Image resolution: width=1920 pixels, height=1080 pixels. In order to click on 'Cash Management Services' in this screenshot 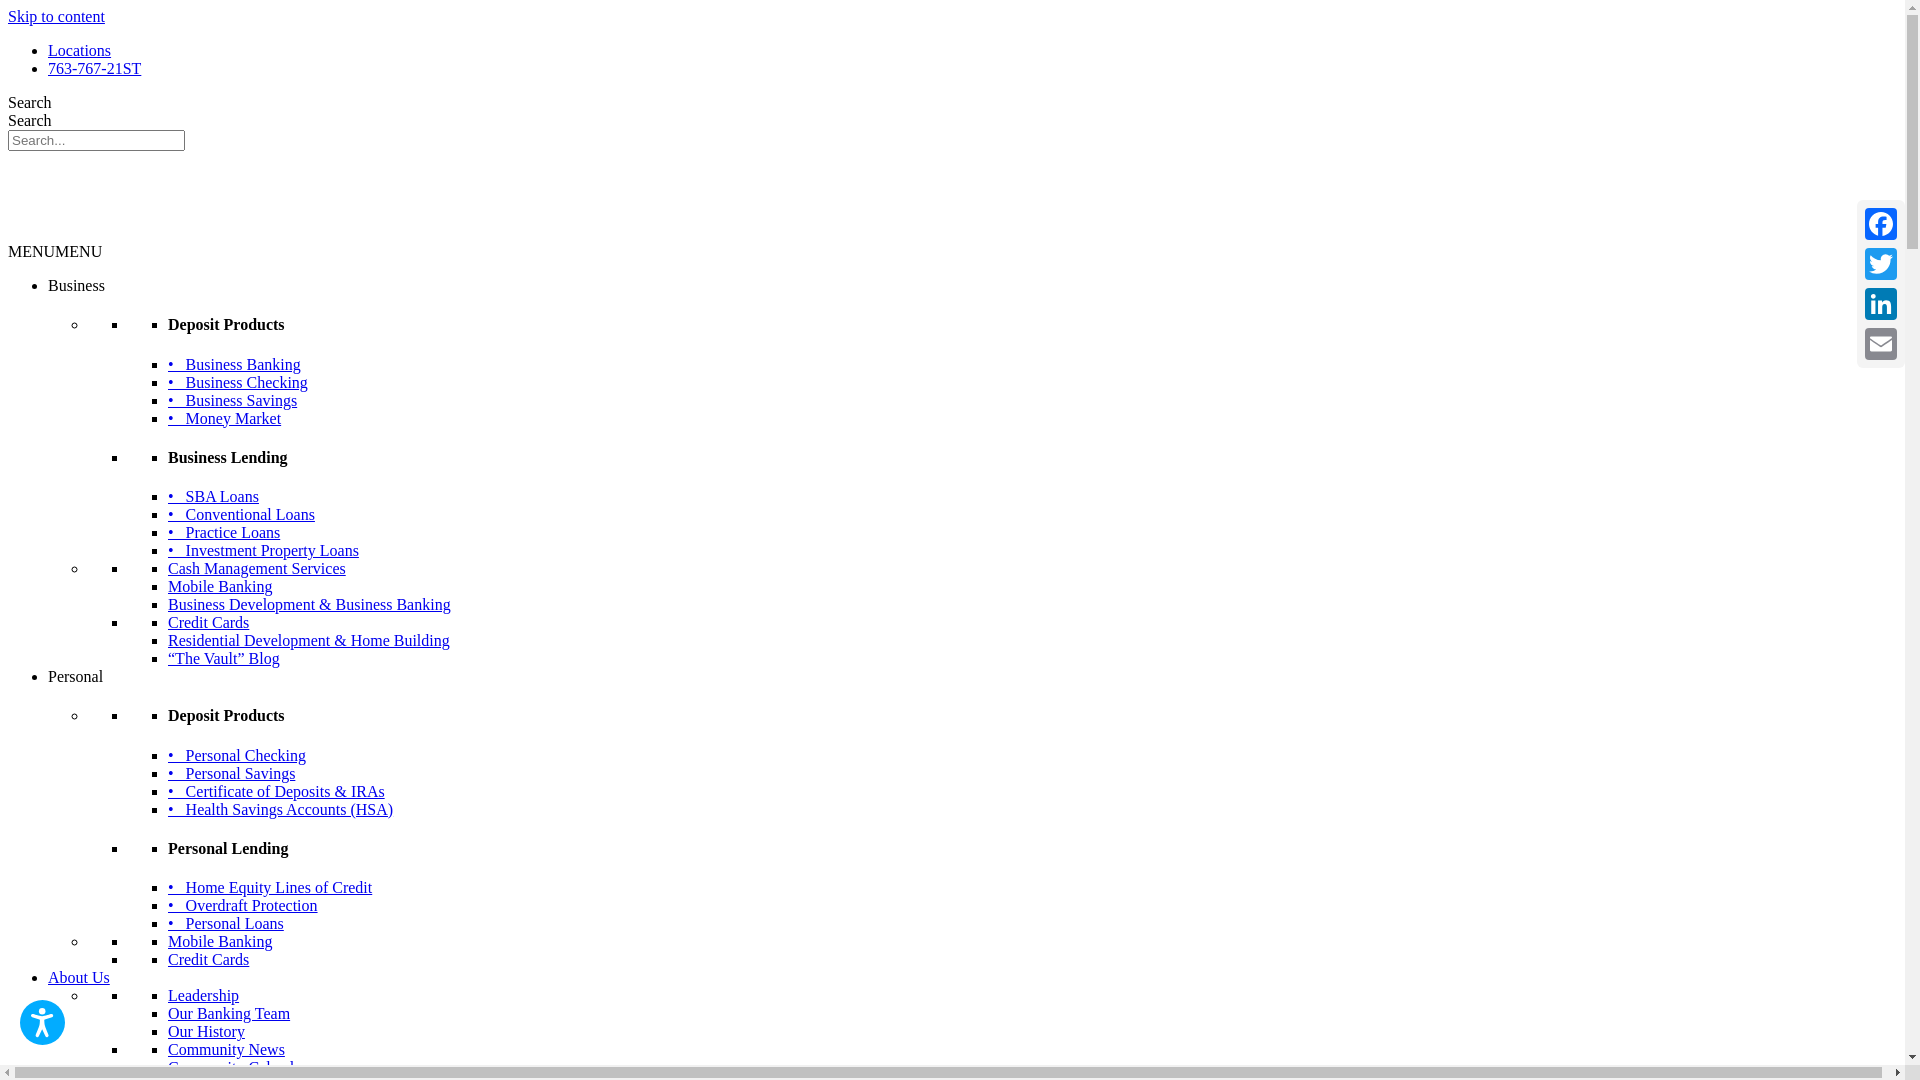, I will do `click(256, 568)`.